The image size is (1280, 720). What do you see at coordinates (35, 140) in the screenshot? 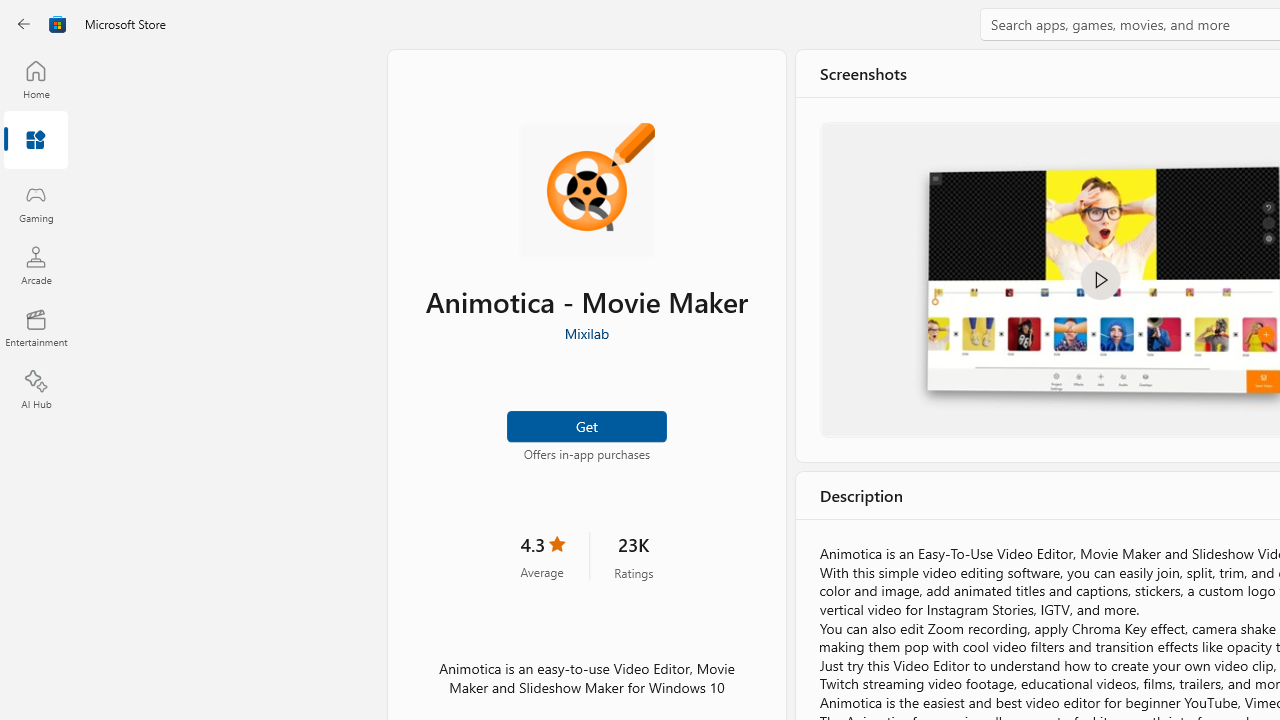
I see `'Apps'` at bounding box center [35, 140].